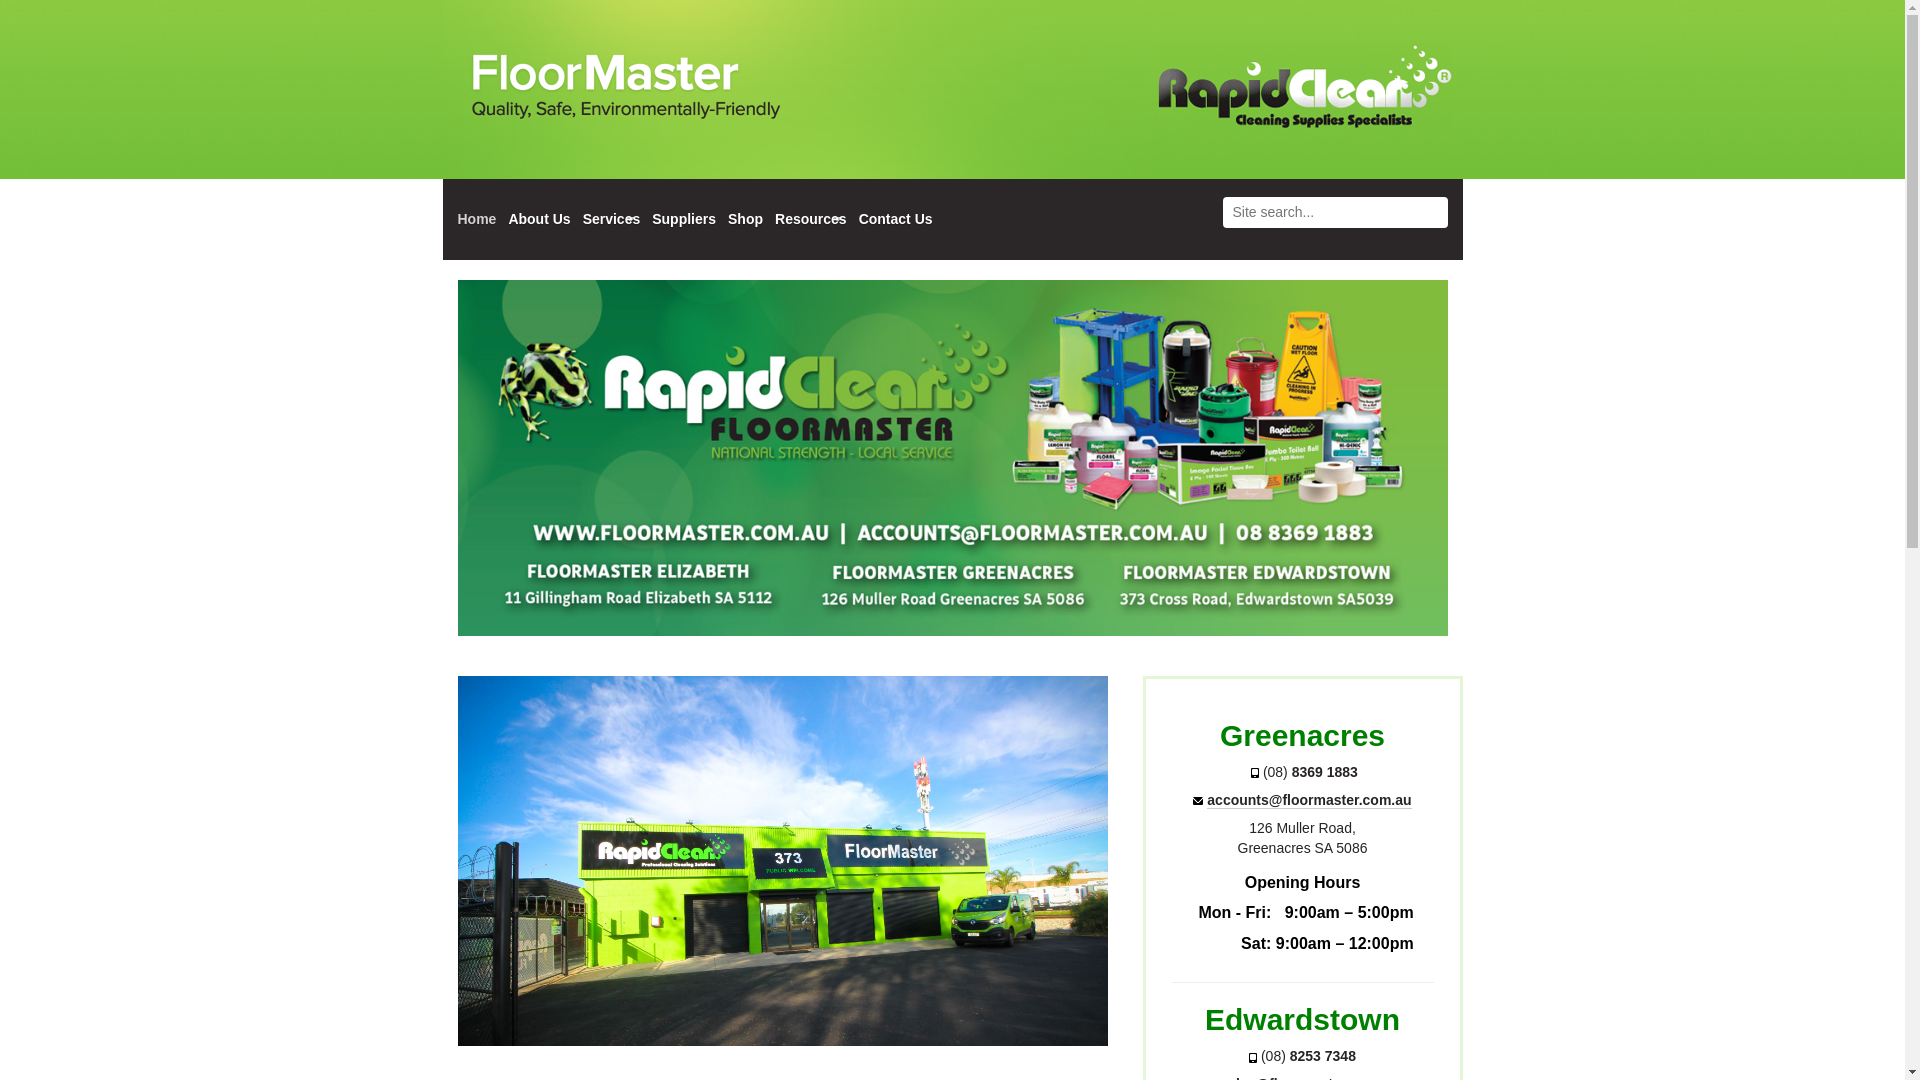 The width and height of the screenshot is (1920, 1080). Describe the element at coordinates (652, 219) in the screenshot. I see `'Suppliers'` at that location.